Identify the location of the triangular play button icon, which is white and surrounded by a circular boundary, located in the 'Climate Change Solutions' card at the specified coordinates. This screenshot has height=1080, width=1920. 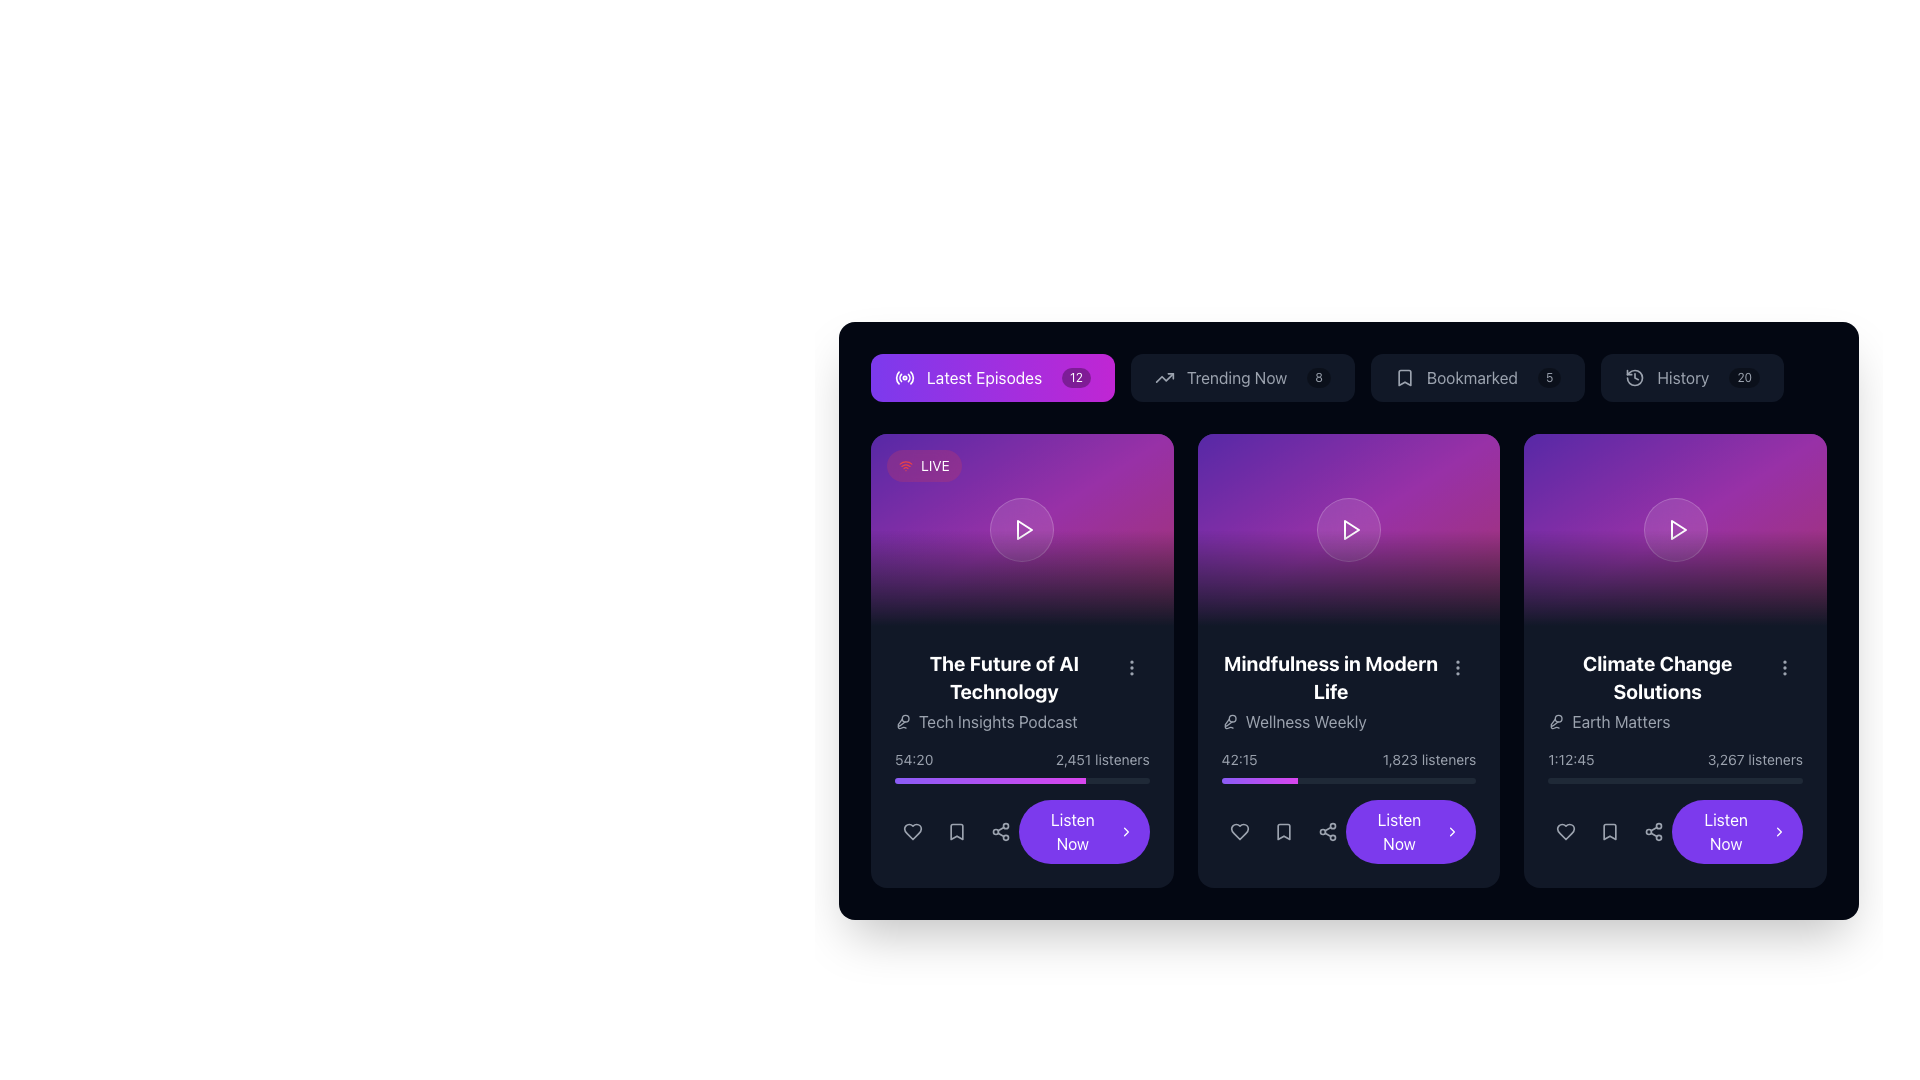
(1678, 528).